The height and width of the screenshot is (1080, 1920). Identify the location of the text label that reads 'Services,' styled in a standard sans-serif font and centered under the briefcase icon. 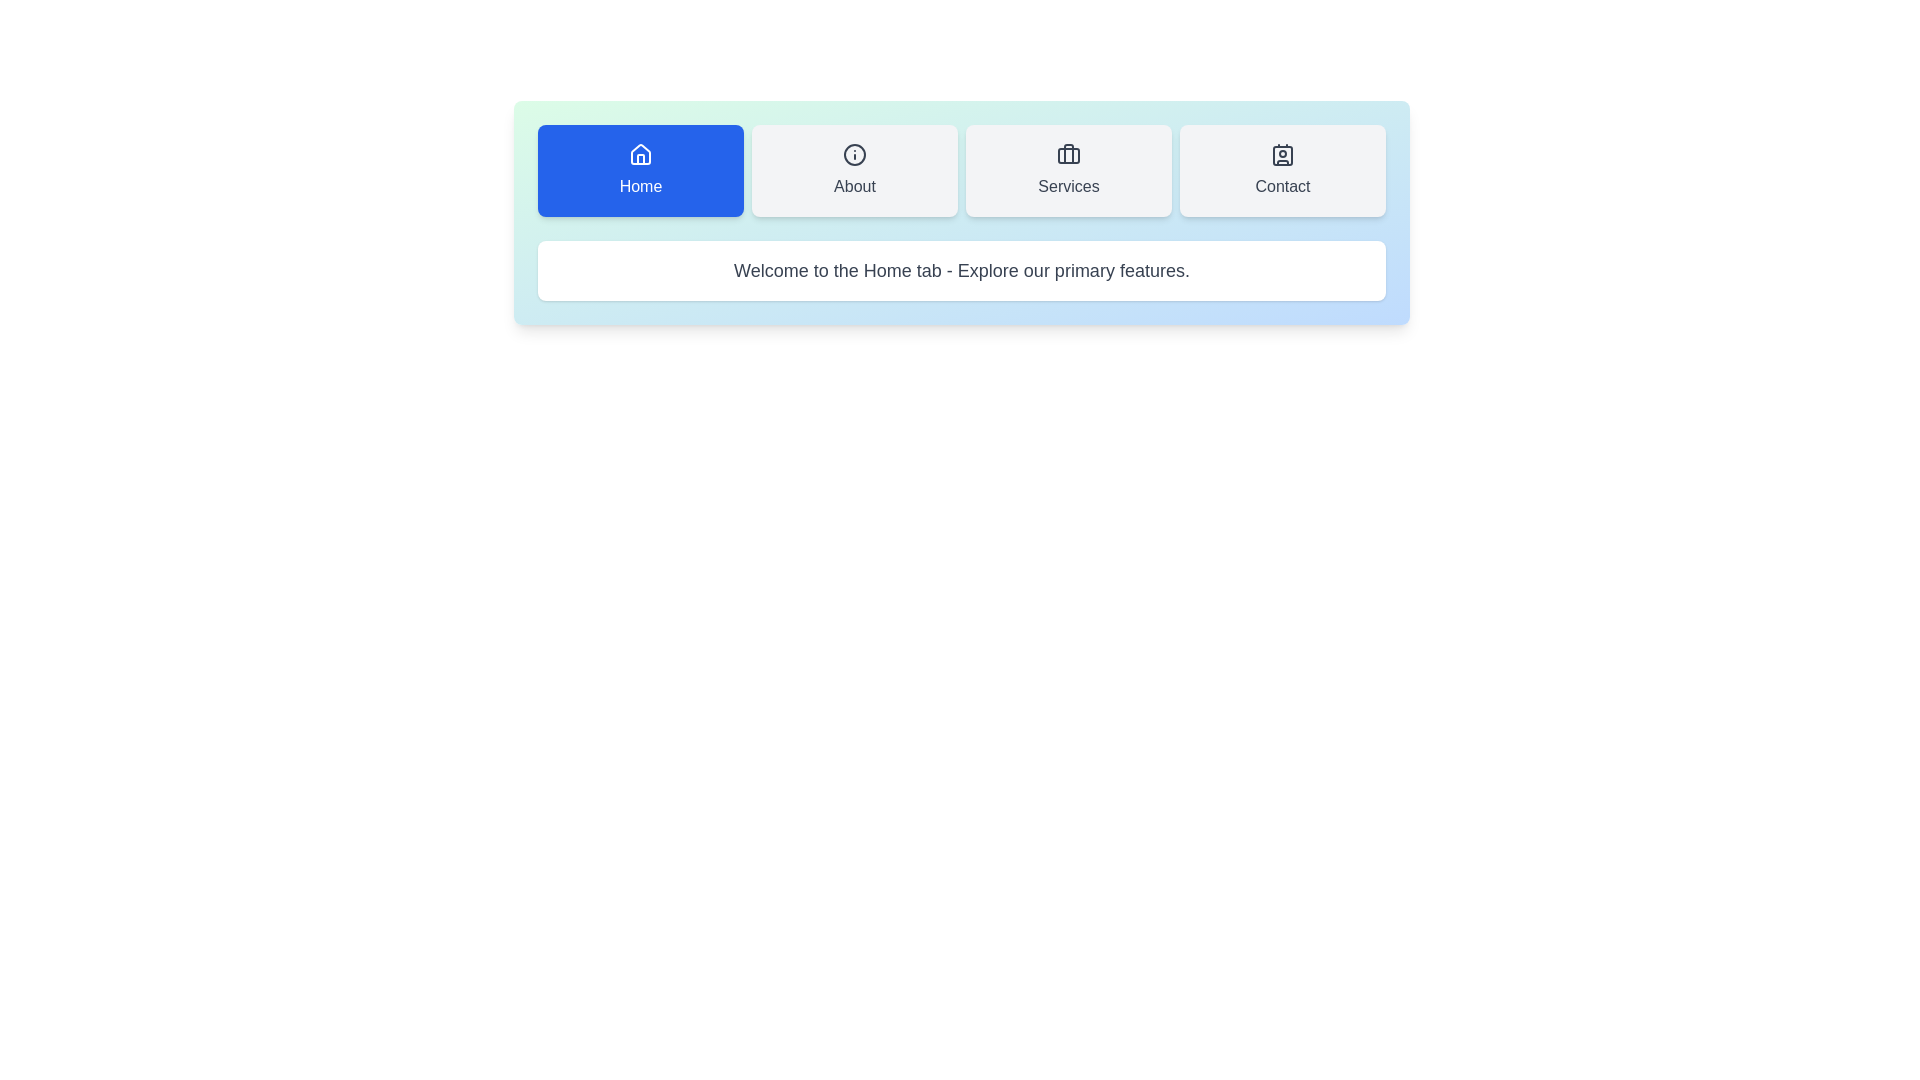
(1068, 186).